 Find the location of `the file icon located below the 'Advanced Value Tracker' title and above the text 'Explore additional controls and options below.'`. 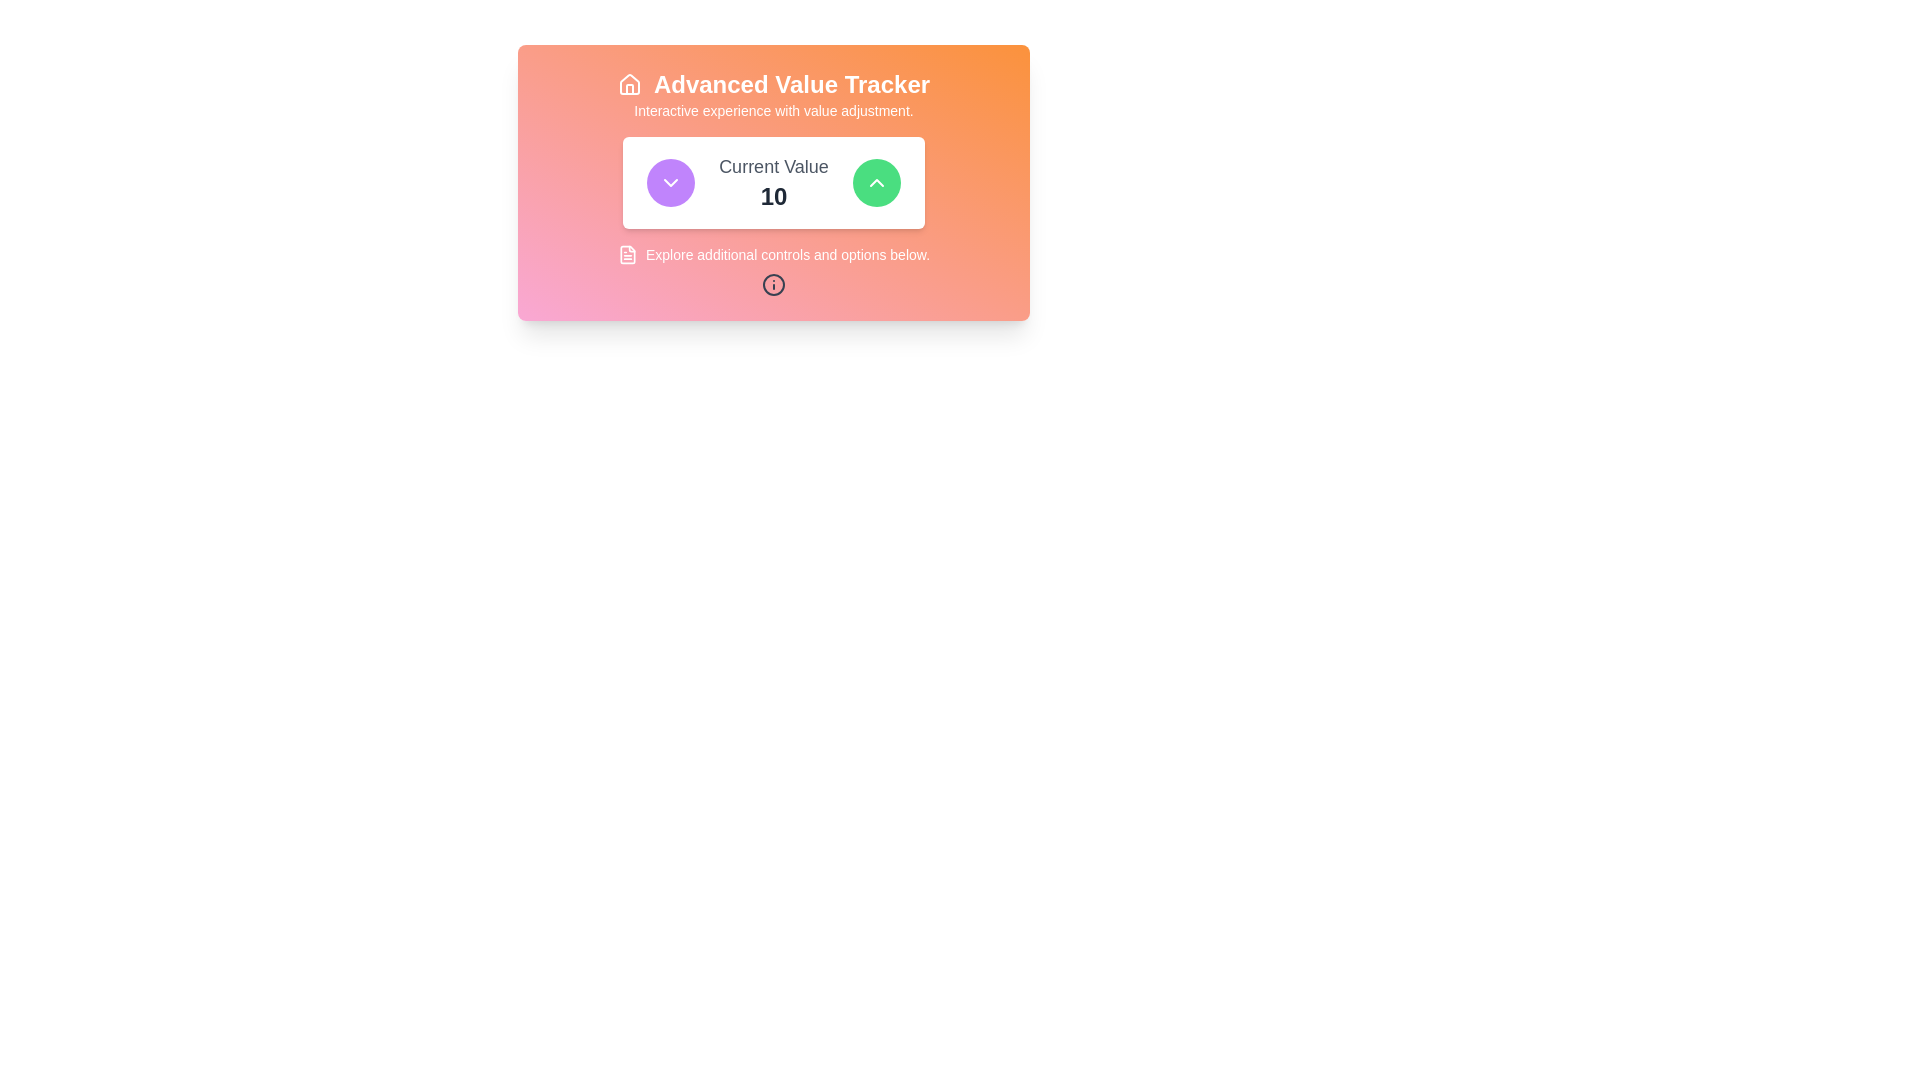

the file icon located below the 'Advanced Value Tracker' title and above the text 'Explore additional controls and options below.' is located at coordinates (627, 253).